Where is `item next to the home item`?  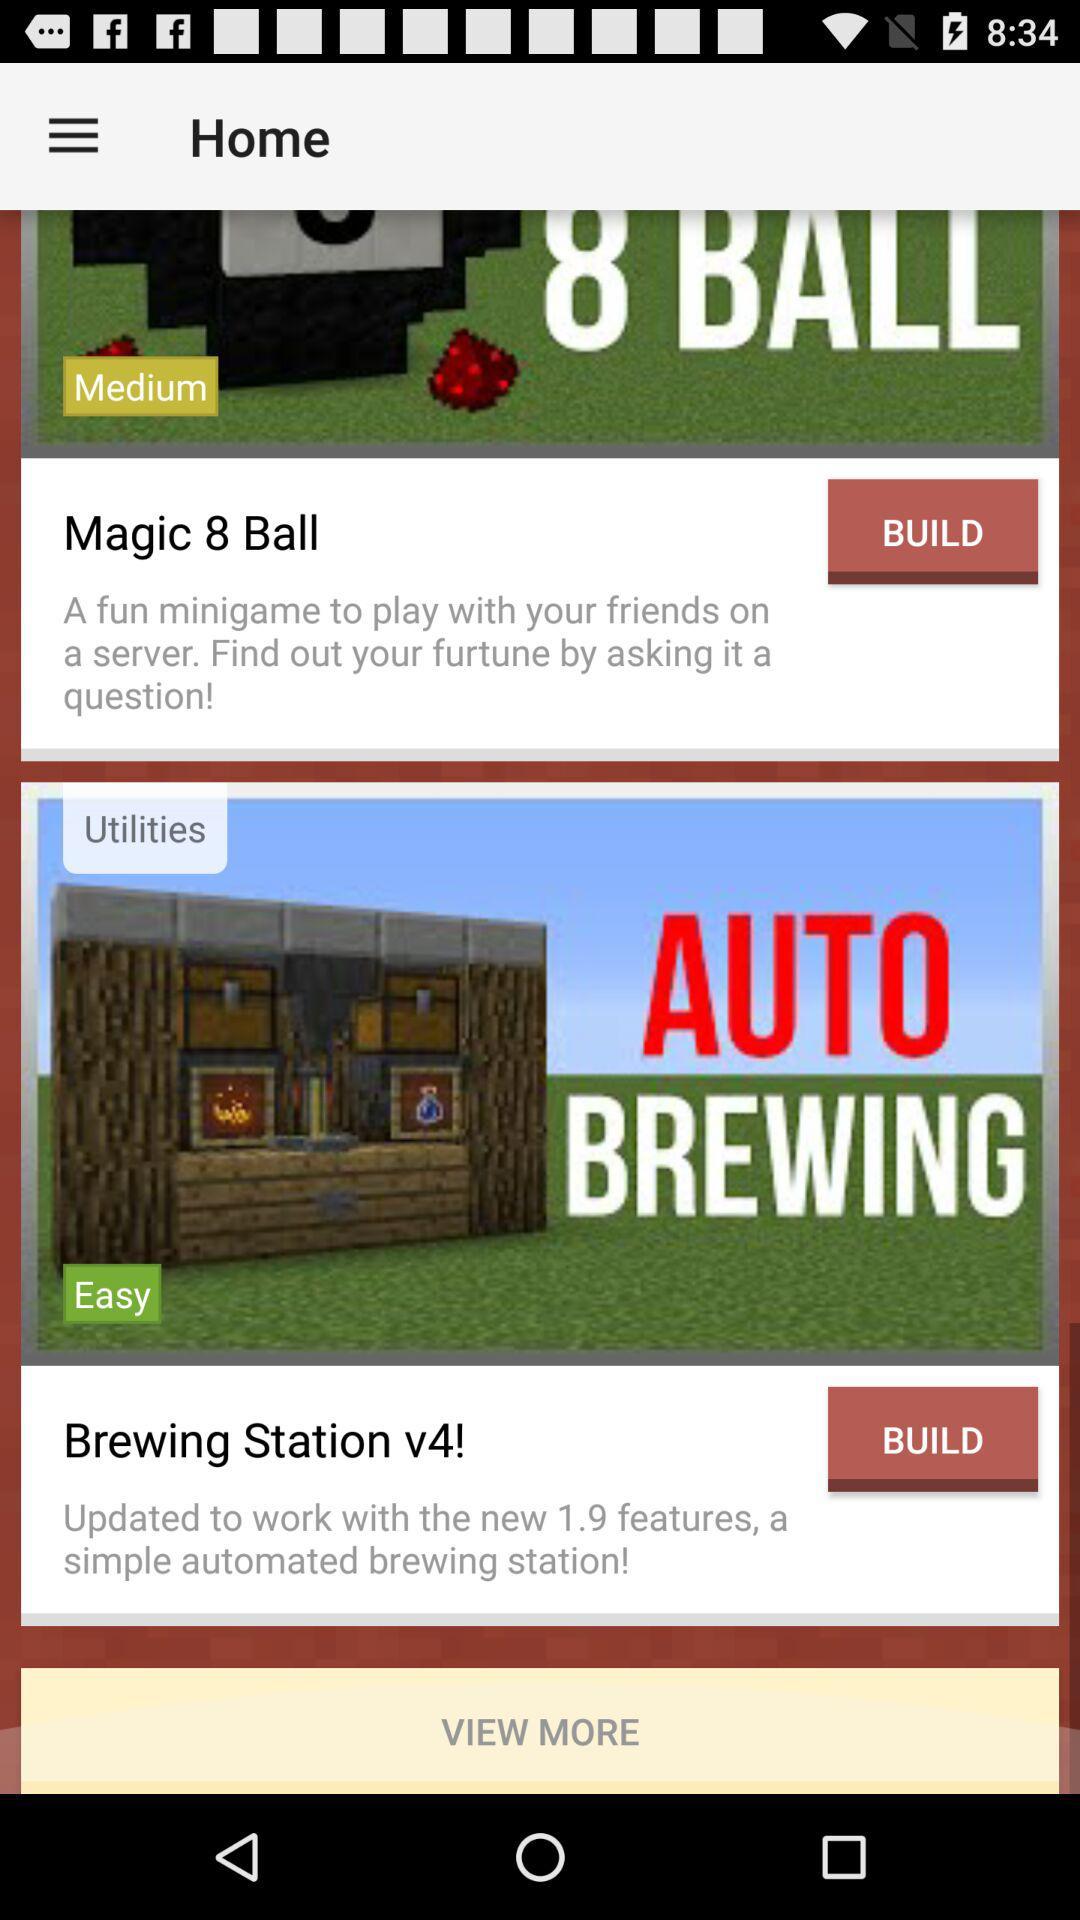
item next to the home item is located at coordinates (72, 135).